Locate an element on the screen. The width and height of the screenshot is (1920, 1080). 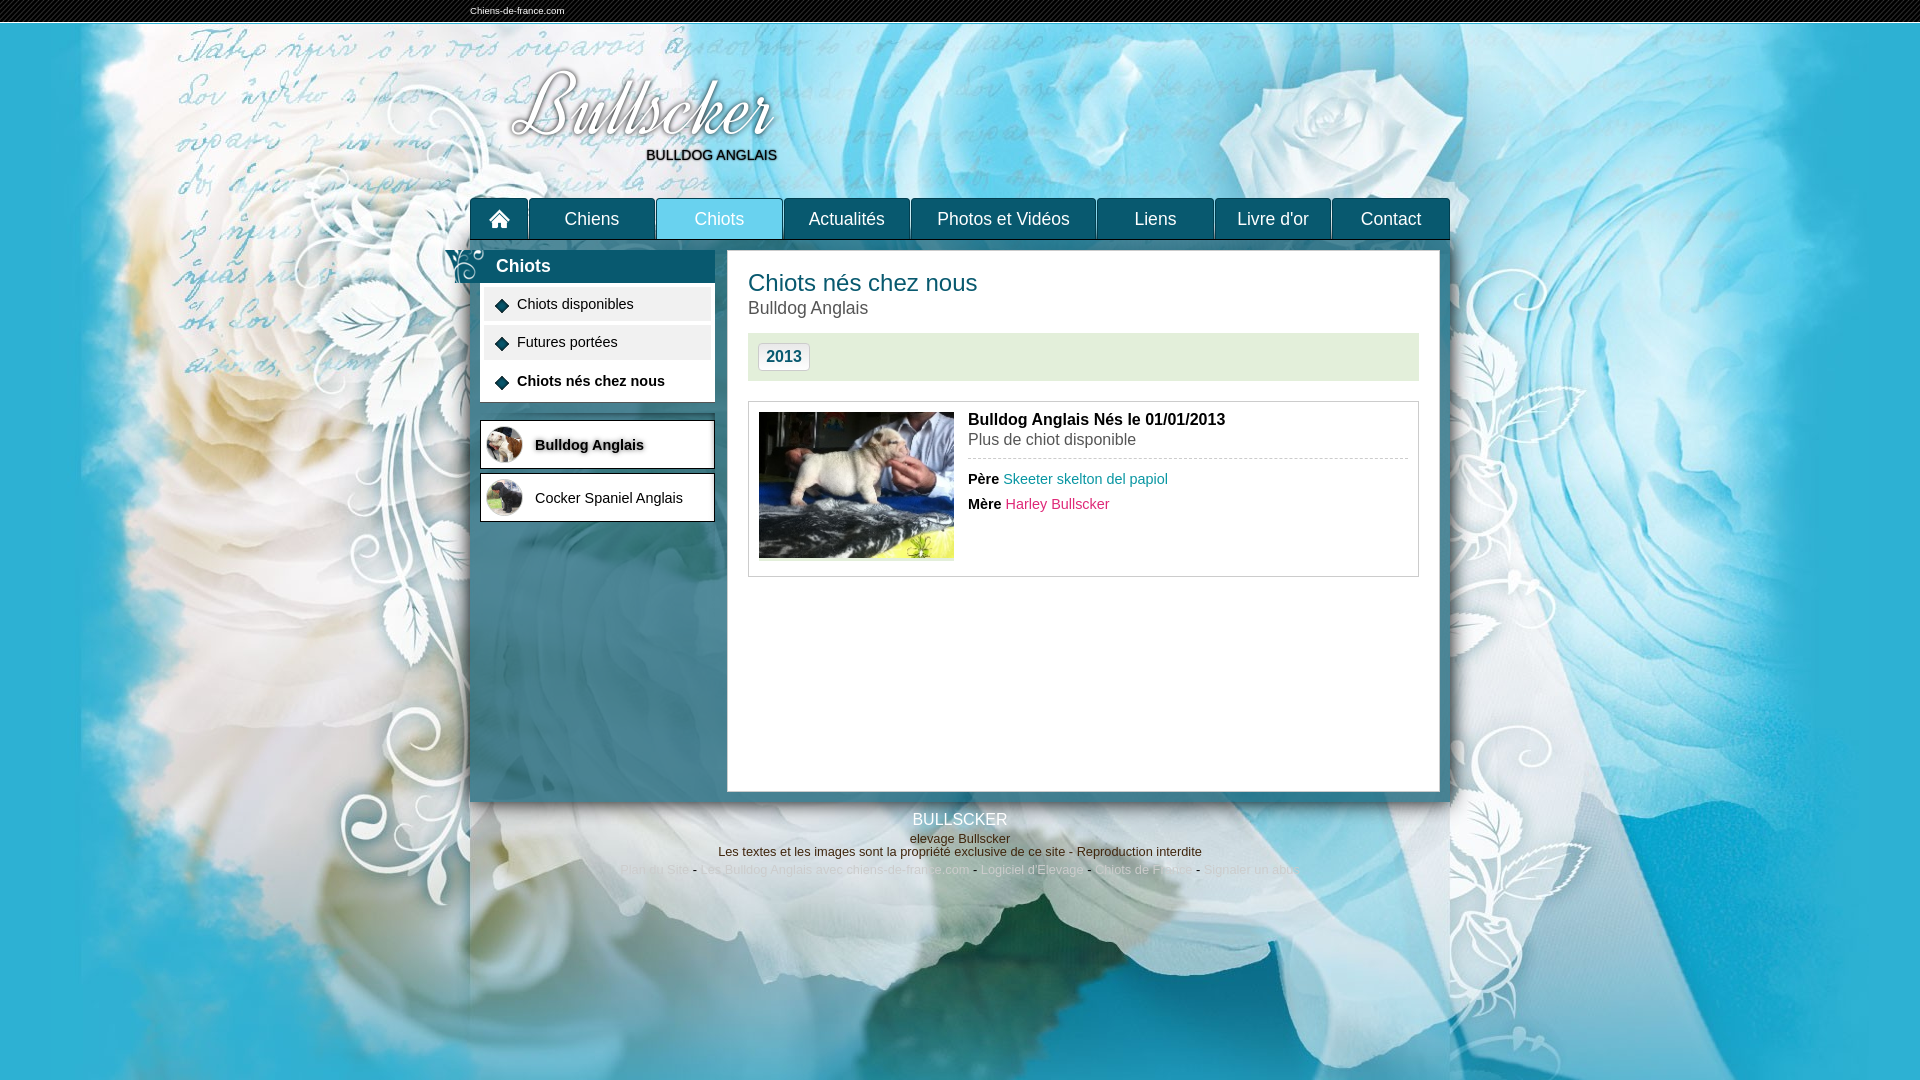
'BULLSCKER' is located at coordinates (958, 819).